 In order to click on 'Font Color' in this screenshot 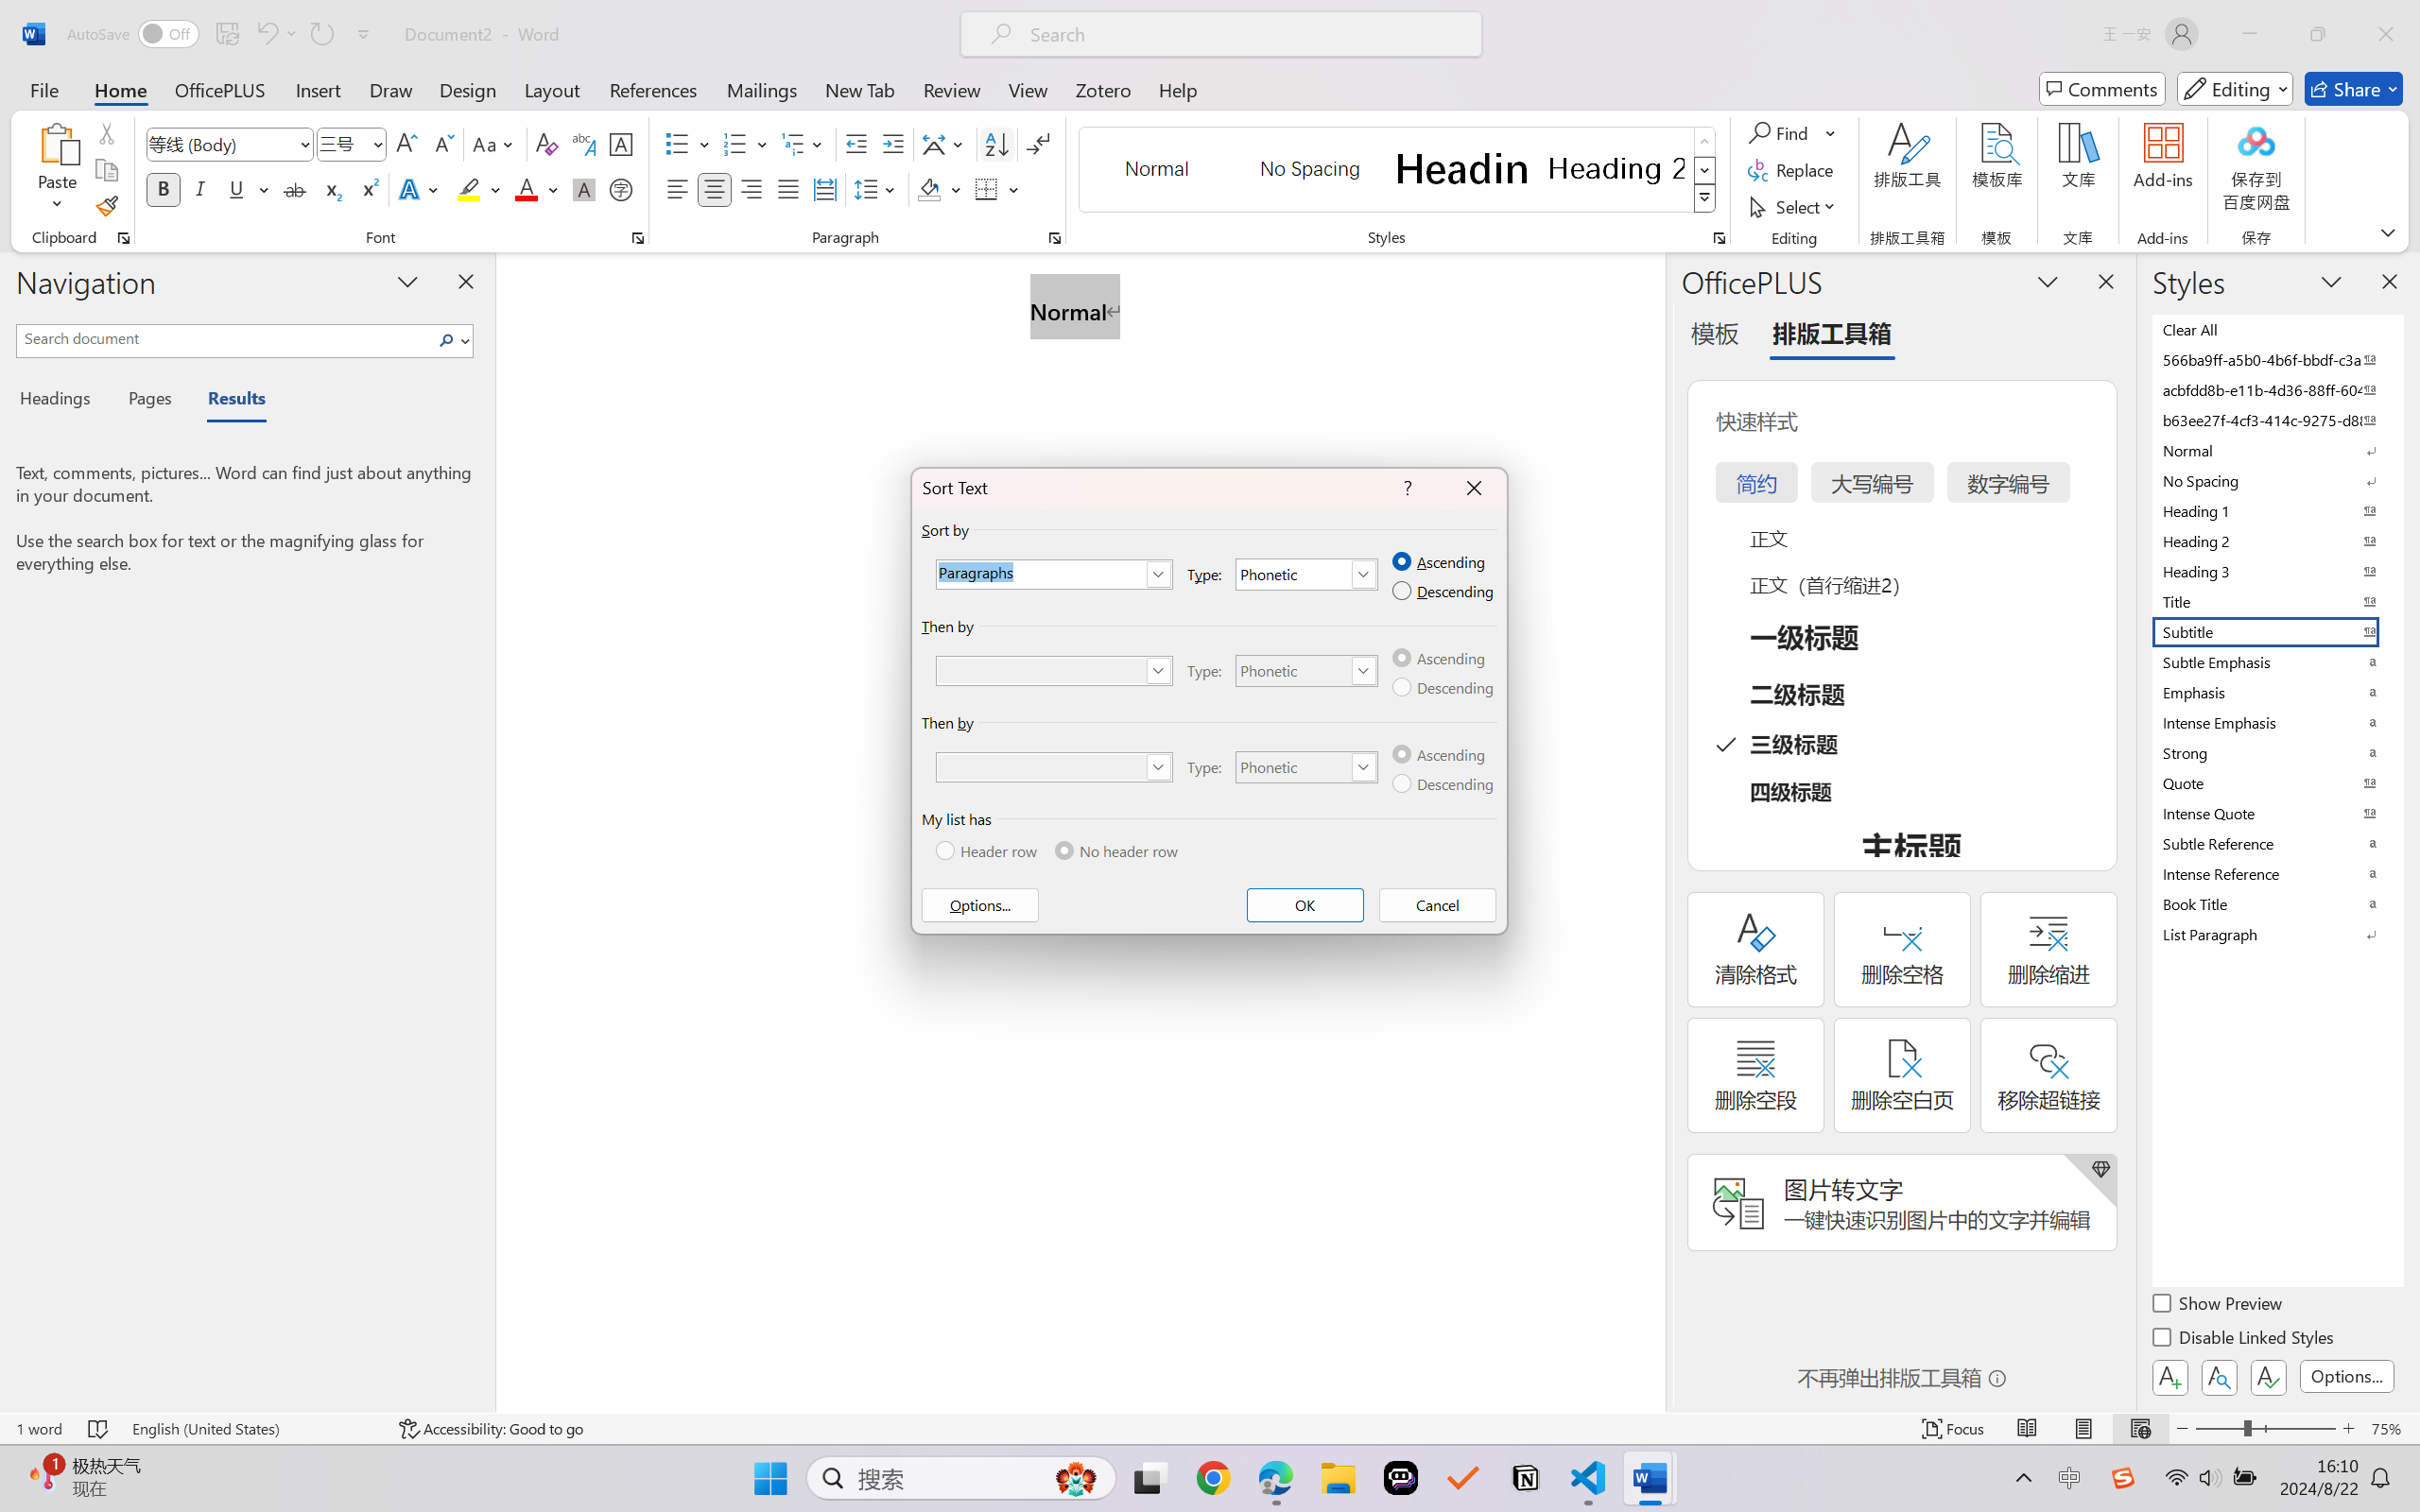, I will do `click(536, 188)`.